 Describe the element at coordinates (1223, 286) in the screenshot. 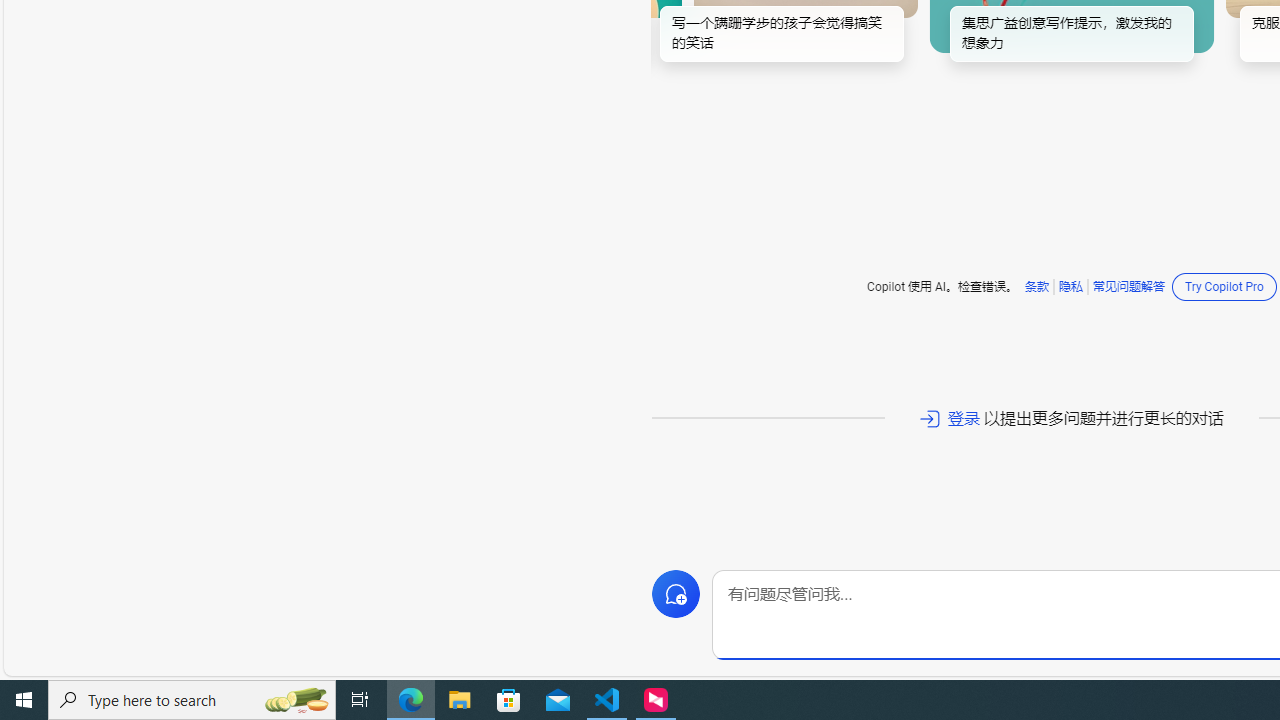

I see `'Try Copilot Pro'` at that location.